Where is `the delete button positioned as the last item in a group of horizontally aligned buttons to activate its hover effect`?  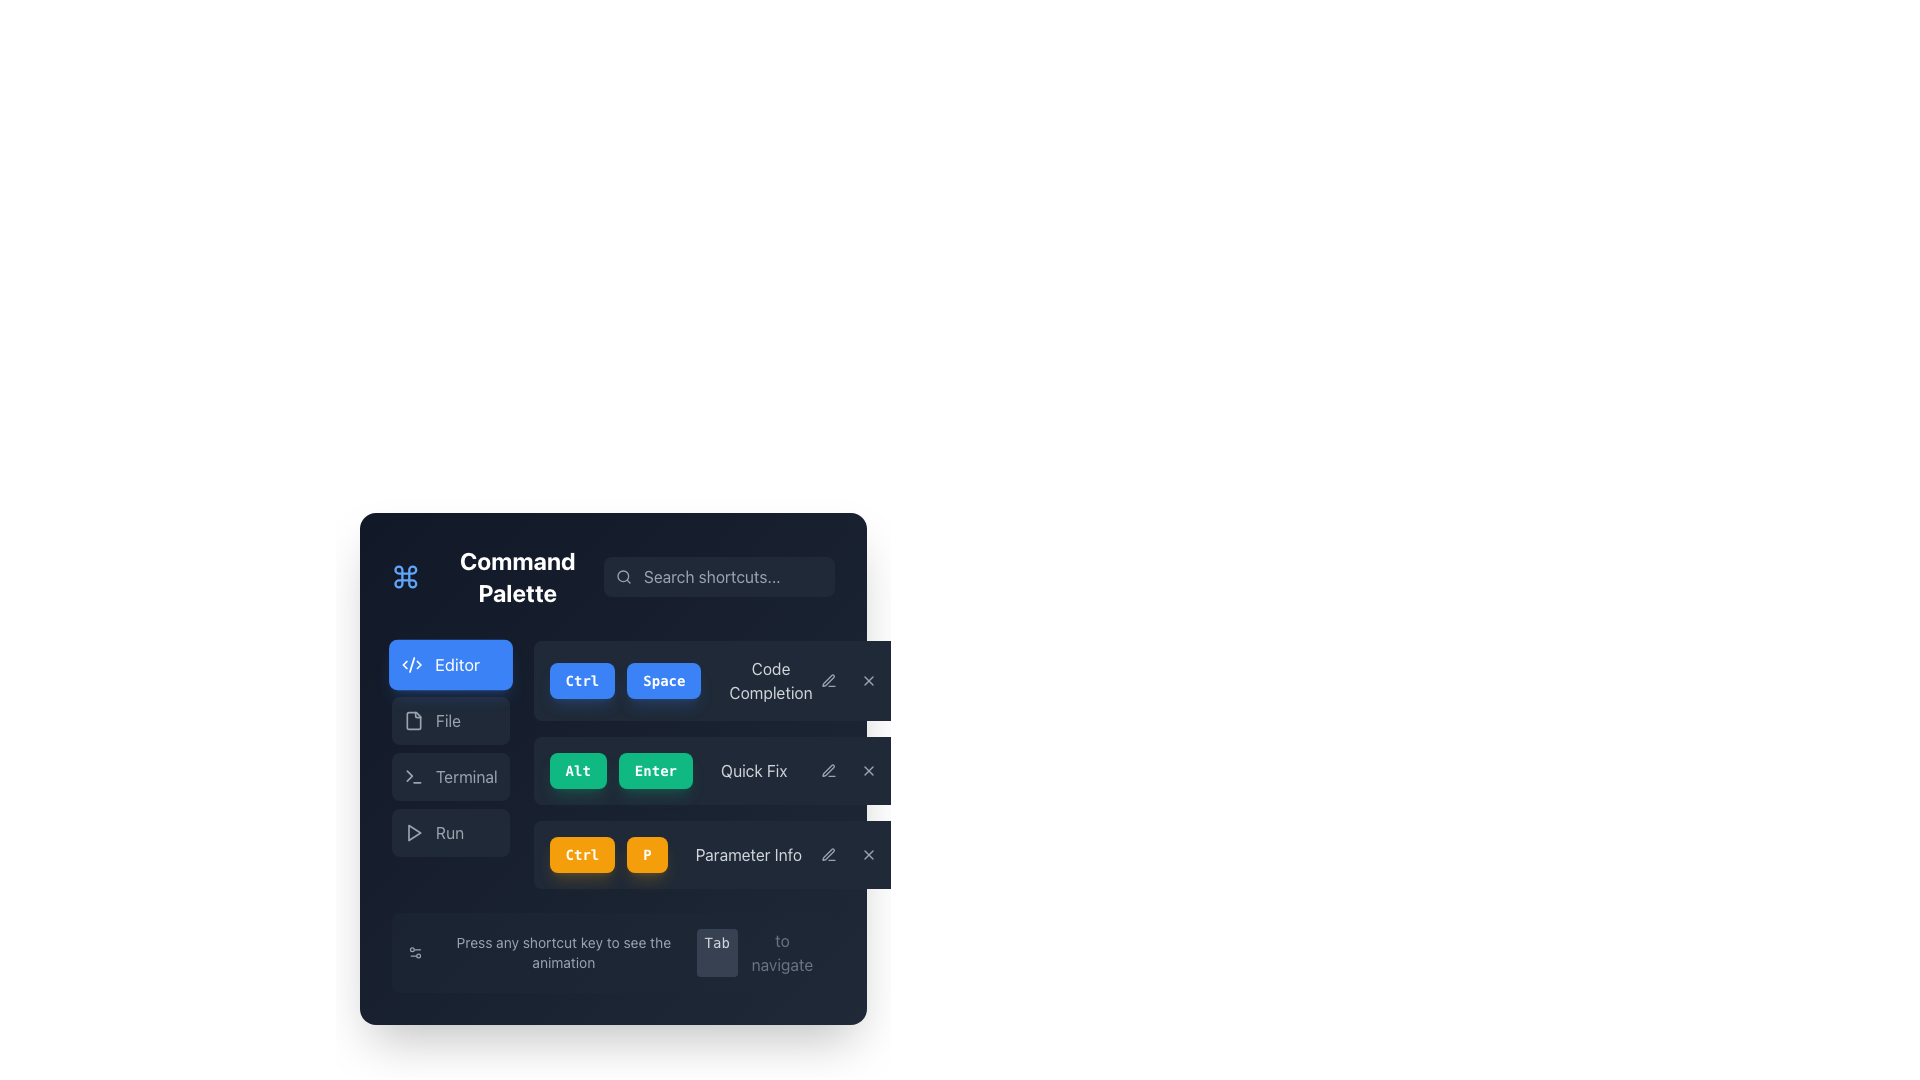 the delete button positioned as the last item in a group of horizontally aligned buttons to activate its hover effect is located at coordinates (868, 770).